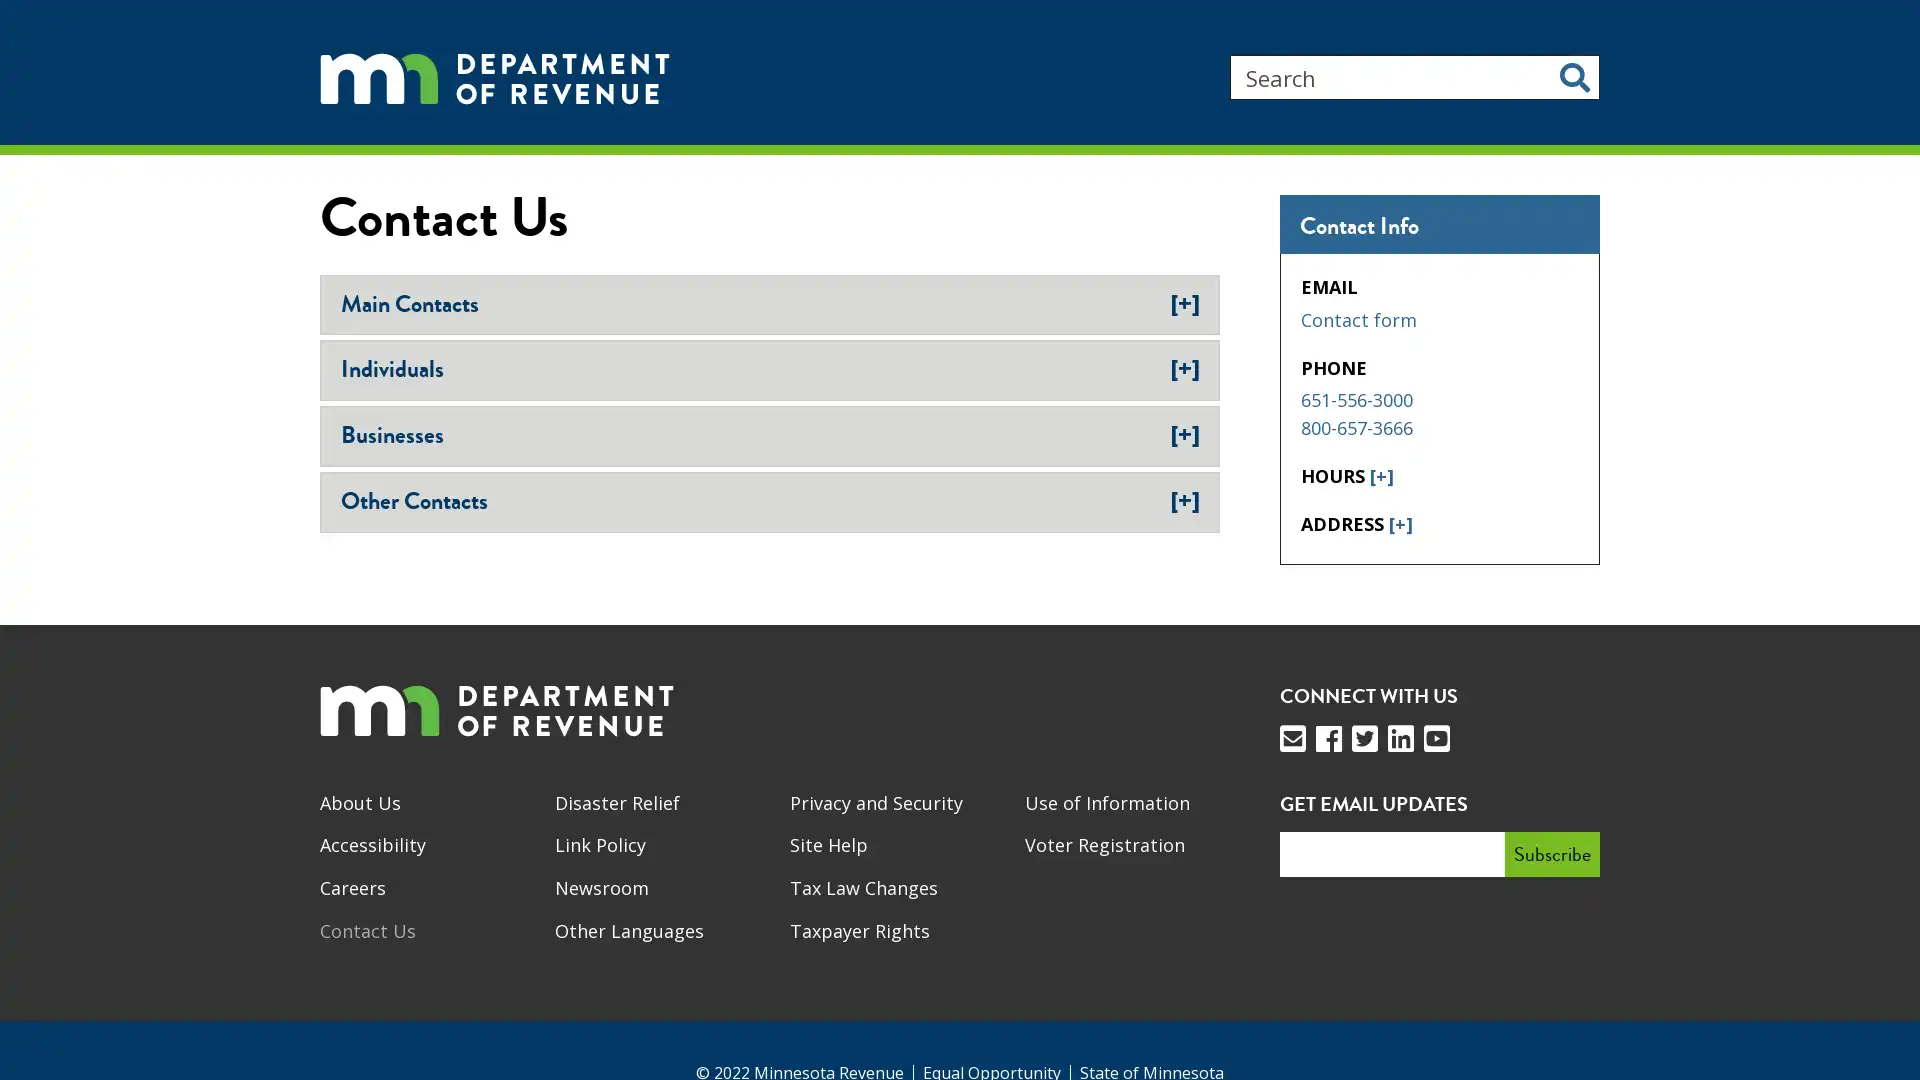 Image resolution: width=1920 pixels, height=1080 pixels. What do you see at coordinates (1574, 76) in the screenshot?
I see `Search` at bounding box center [1574, 76].